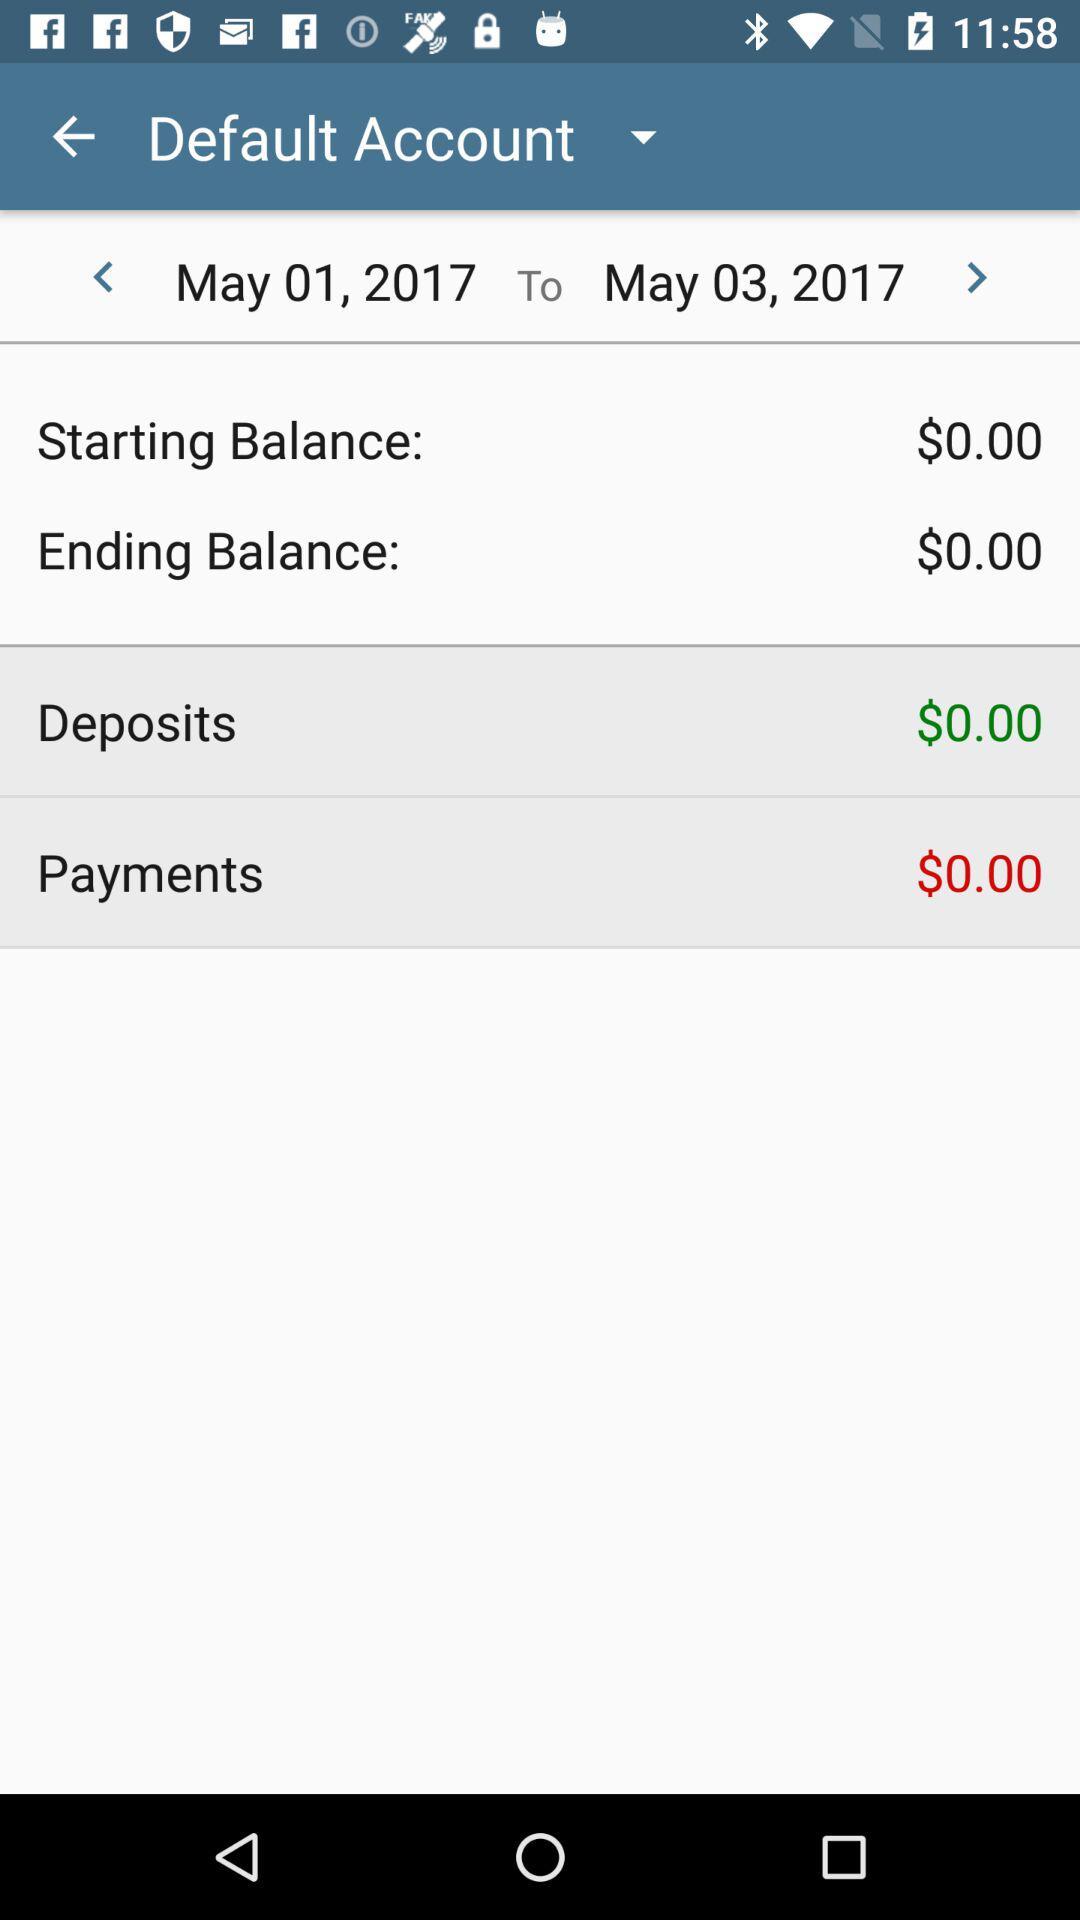 This screenshot has width=1080, height=1920. What do you see at coordinates (103, 277) in the screenshot?
I see `the item to the left of may 01, 2017 icon` at bounding box center [103, 277].